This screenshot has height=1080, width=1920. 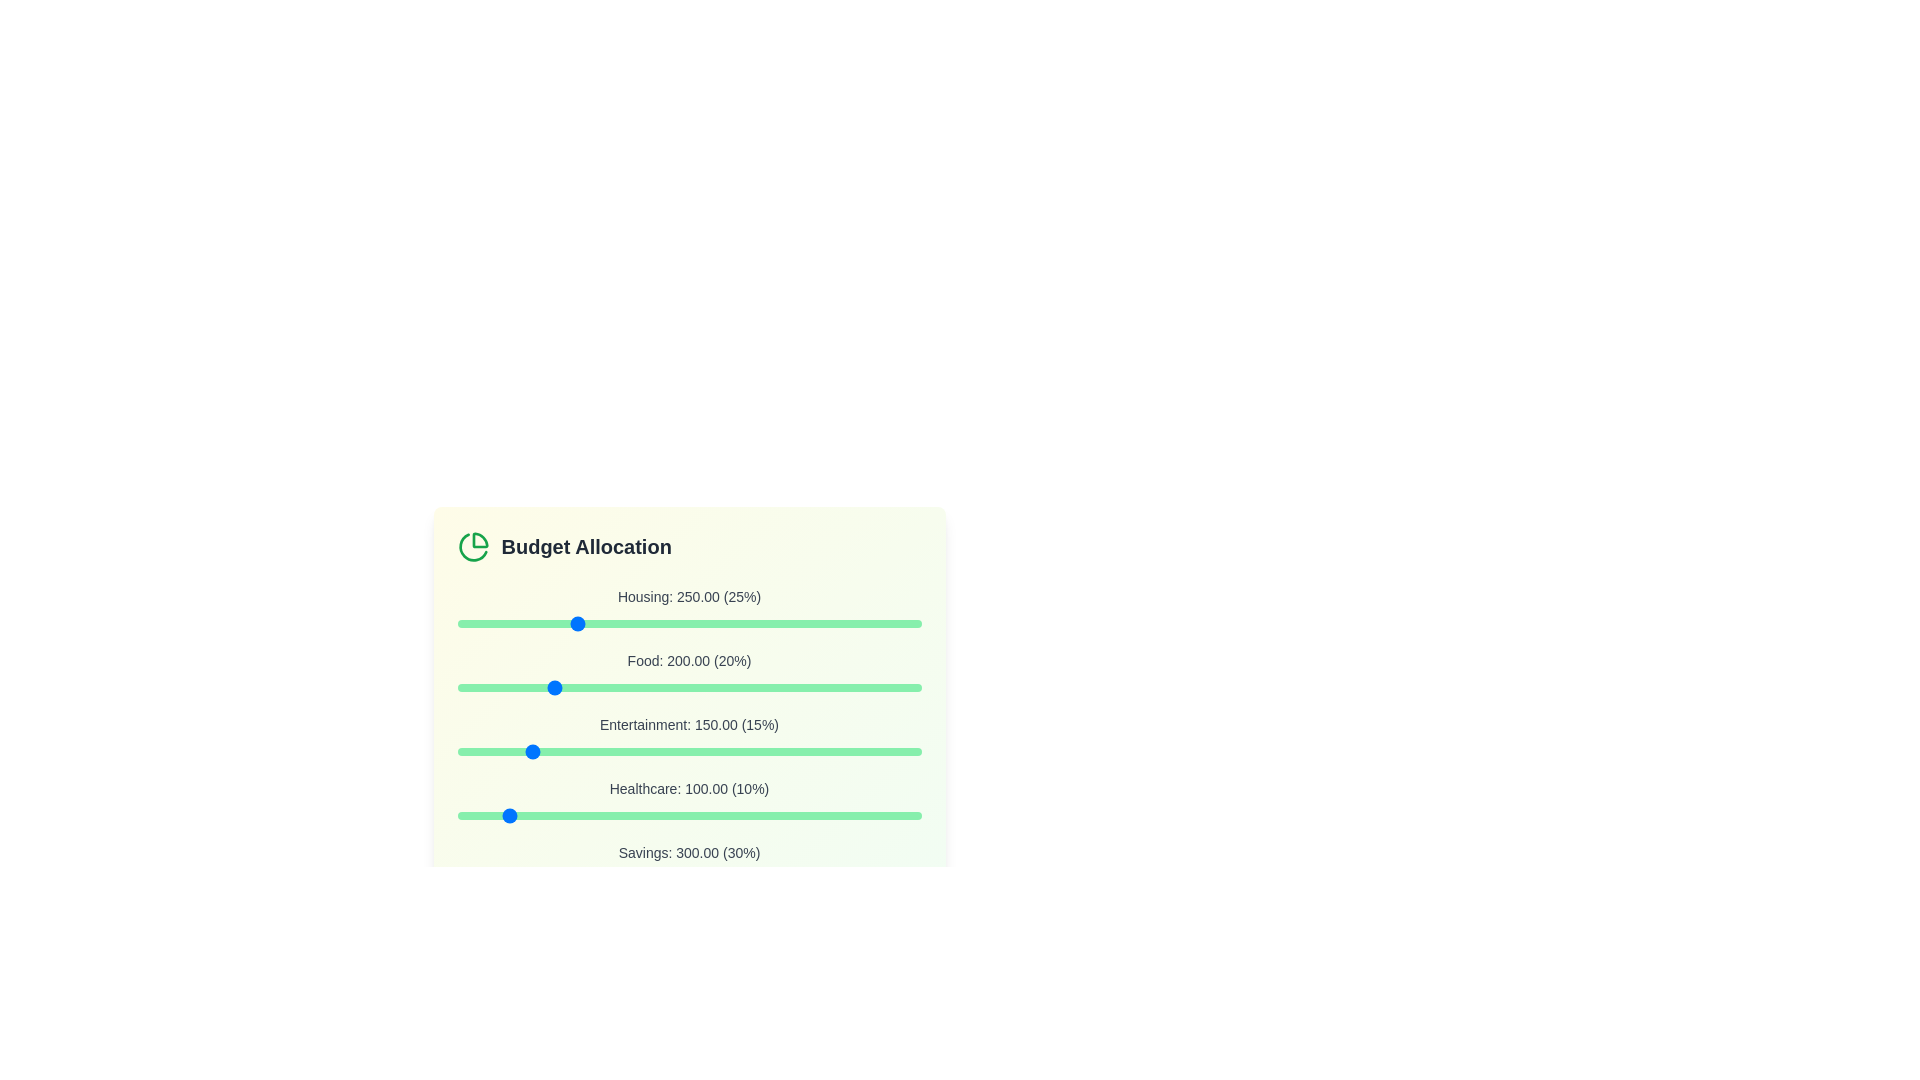 I want to click on the pie chart icon to explore additional functionality, so click(x=472, y=547).